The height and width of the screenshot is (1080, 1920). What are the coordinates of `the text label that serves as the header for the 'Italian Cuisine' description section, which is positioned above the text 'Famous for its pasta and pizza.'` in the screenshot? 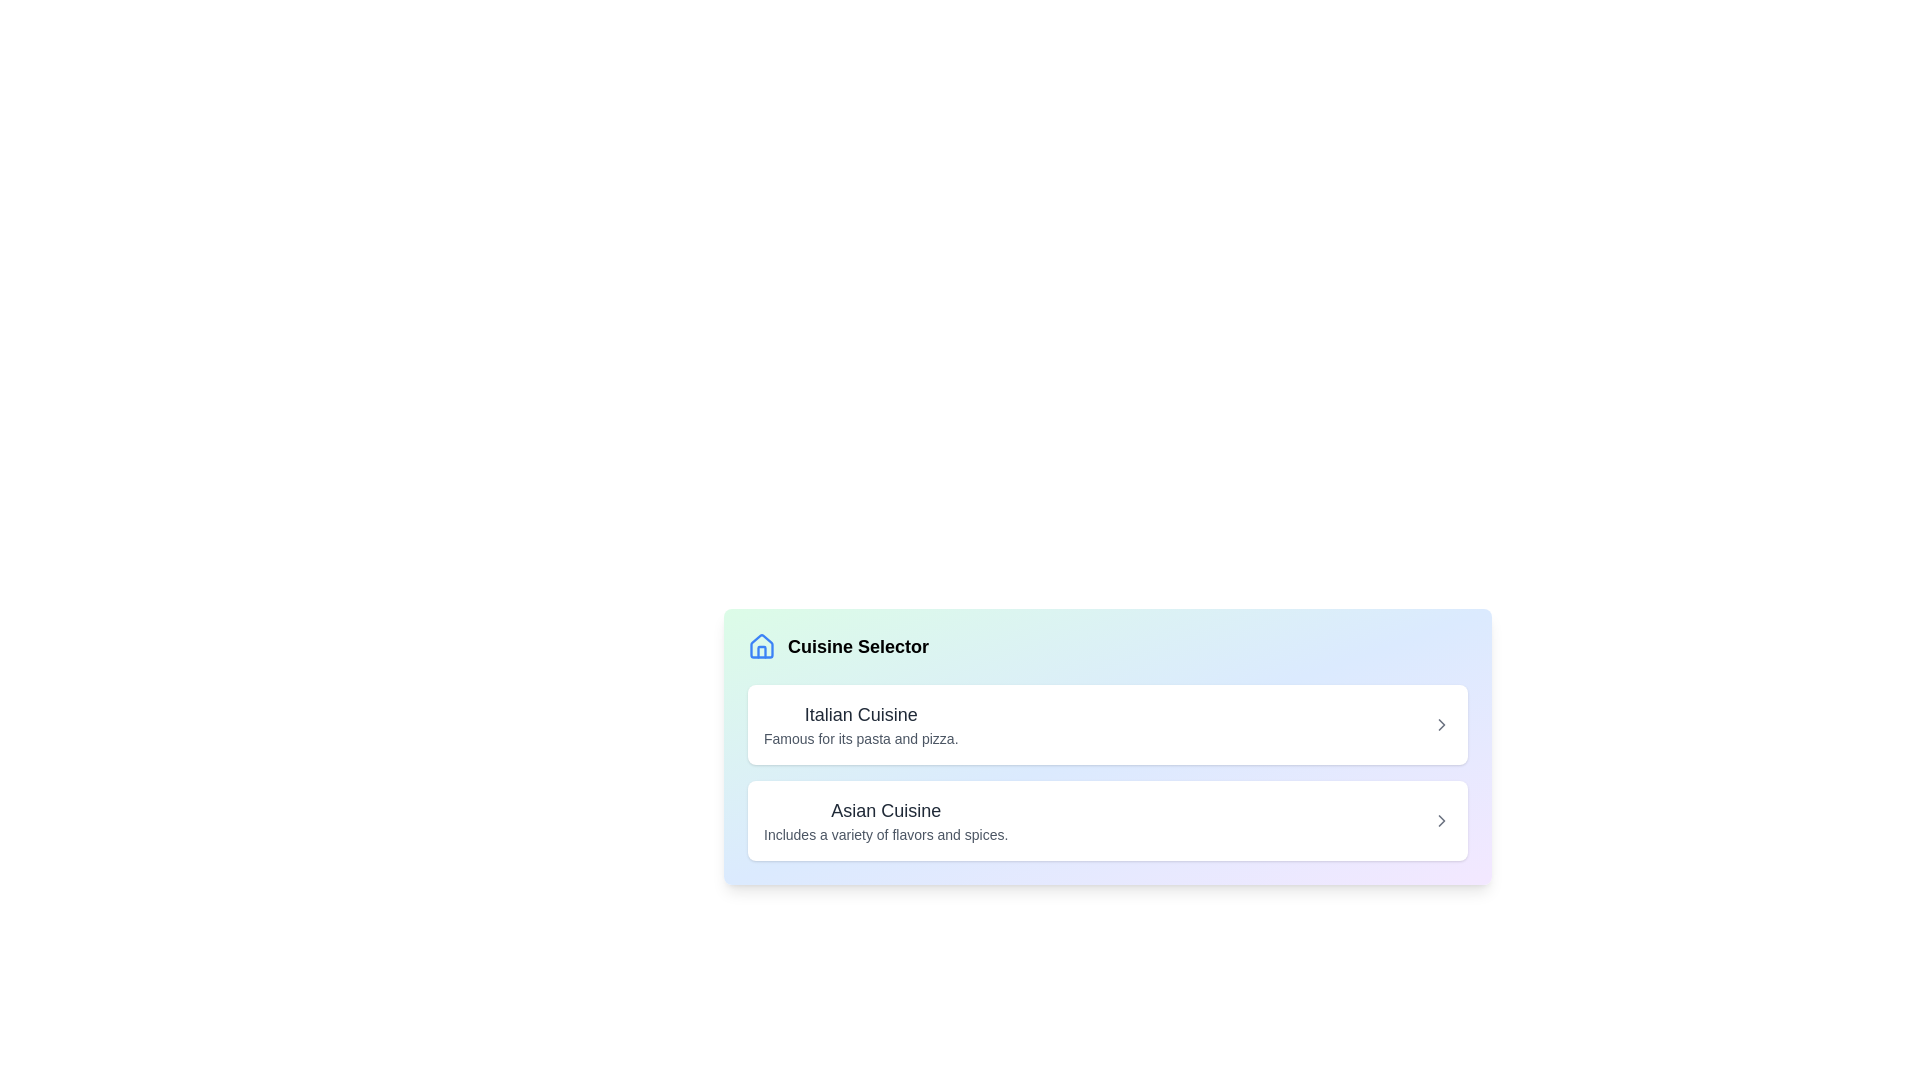 It's located at (861, 713).